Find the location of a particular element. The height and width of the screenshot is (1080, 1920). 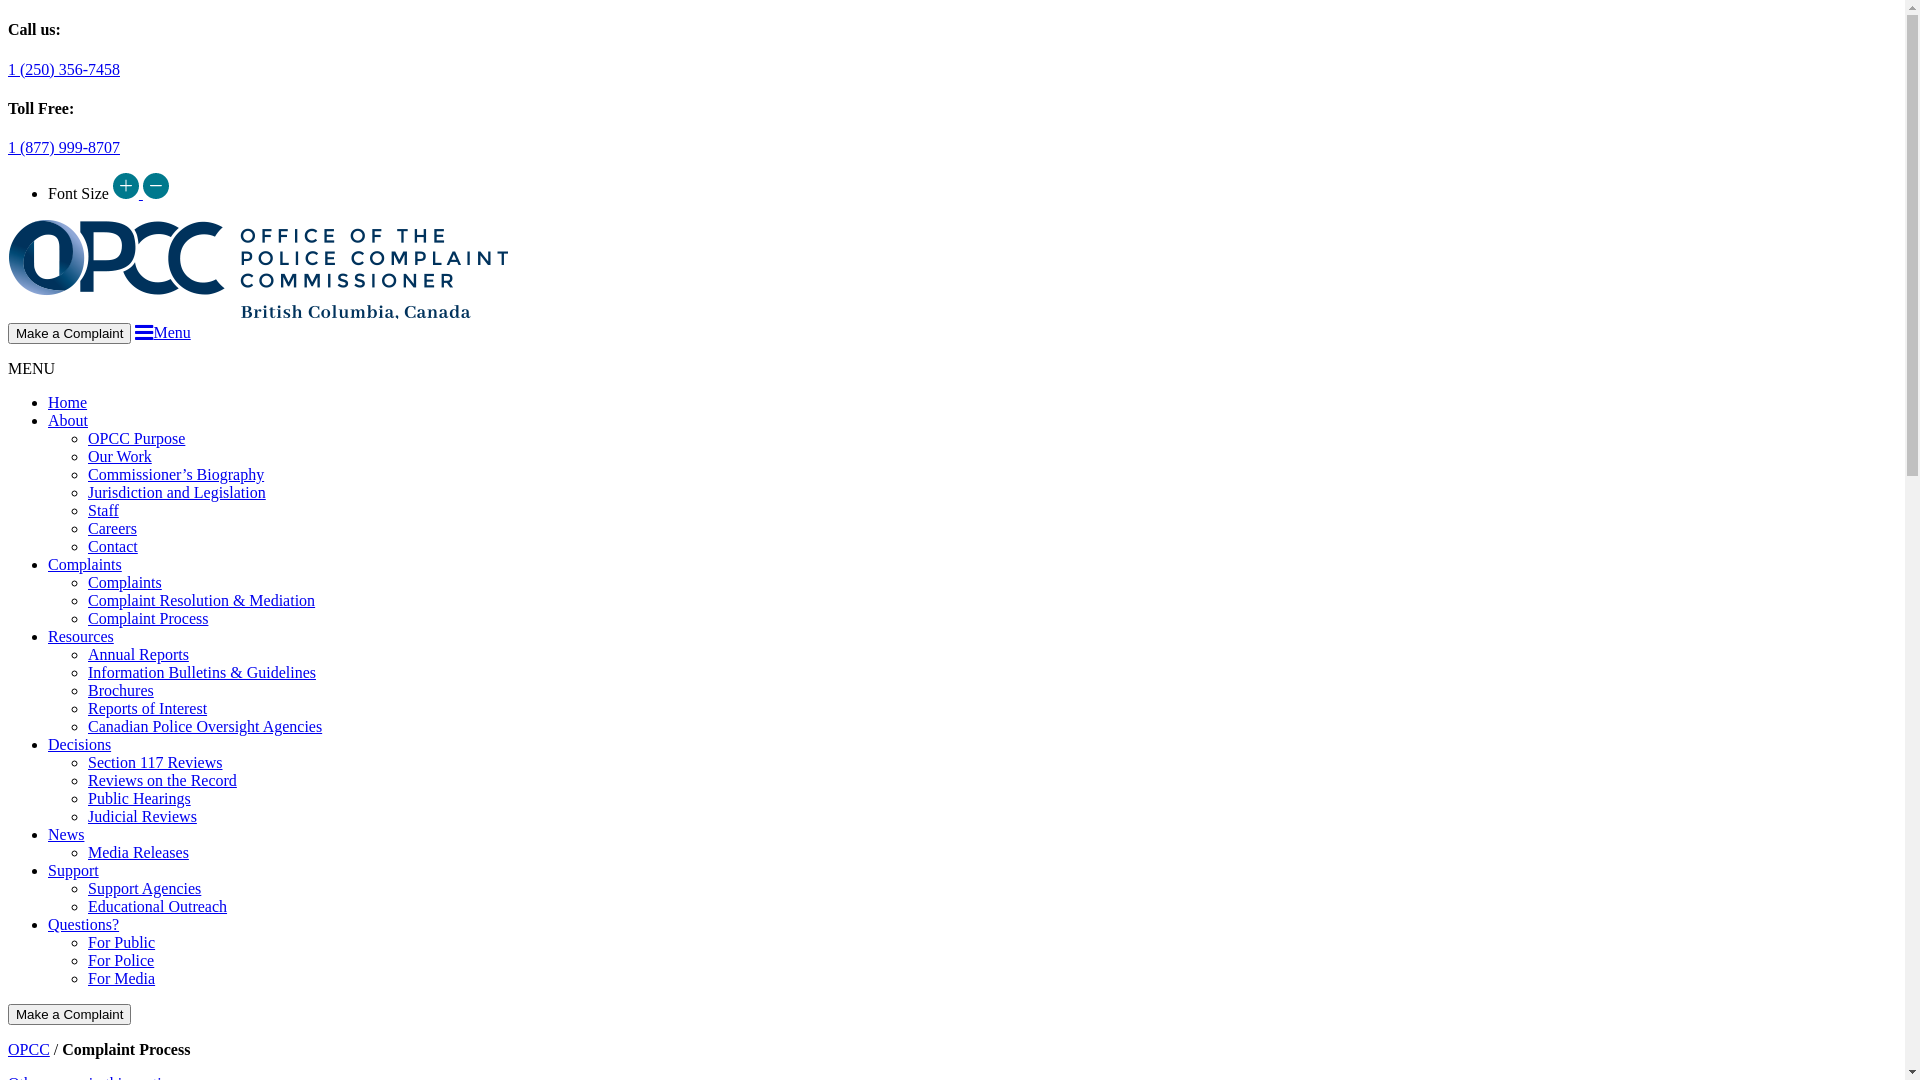

'Careers' is located at coordinates (111, 527).